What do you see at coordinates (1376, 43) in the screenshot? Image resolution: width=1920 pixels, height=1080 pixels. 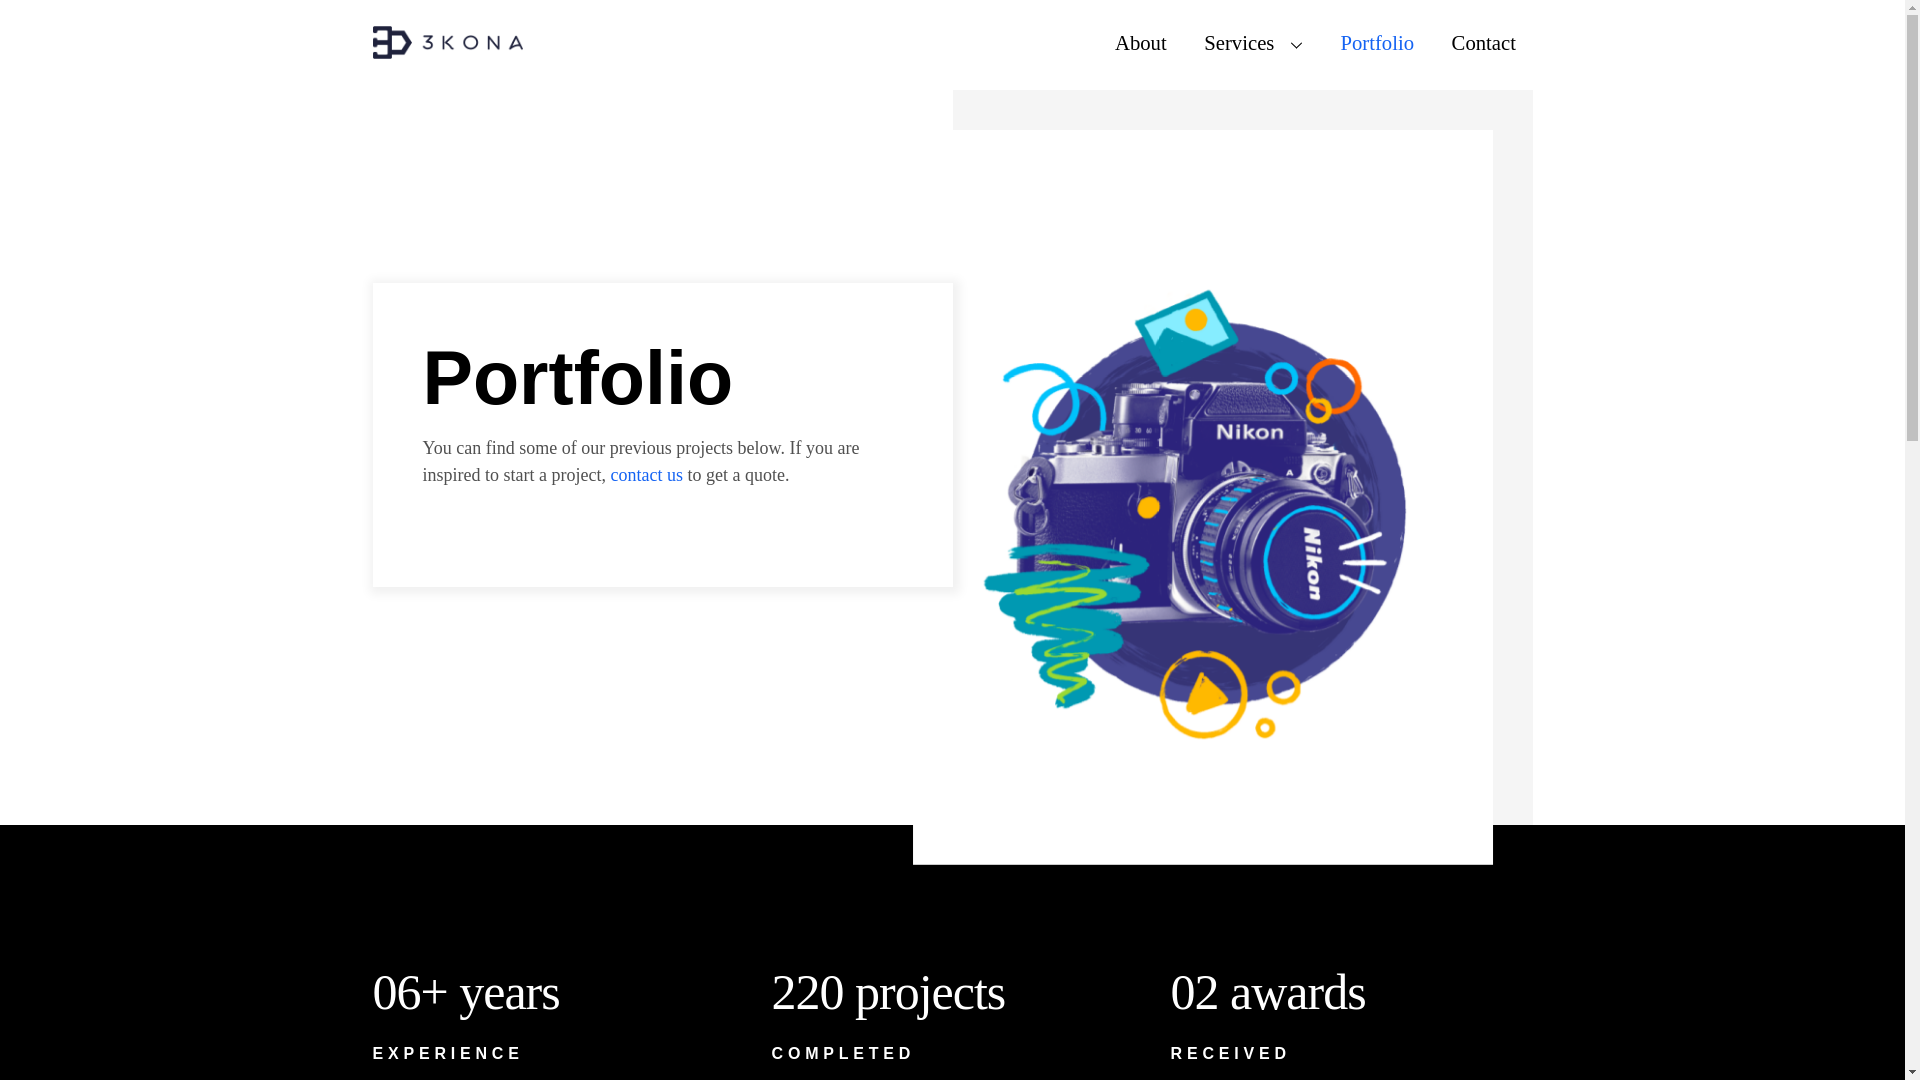 I see `'Portfolio'` at bounding box center [1376, 43].